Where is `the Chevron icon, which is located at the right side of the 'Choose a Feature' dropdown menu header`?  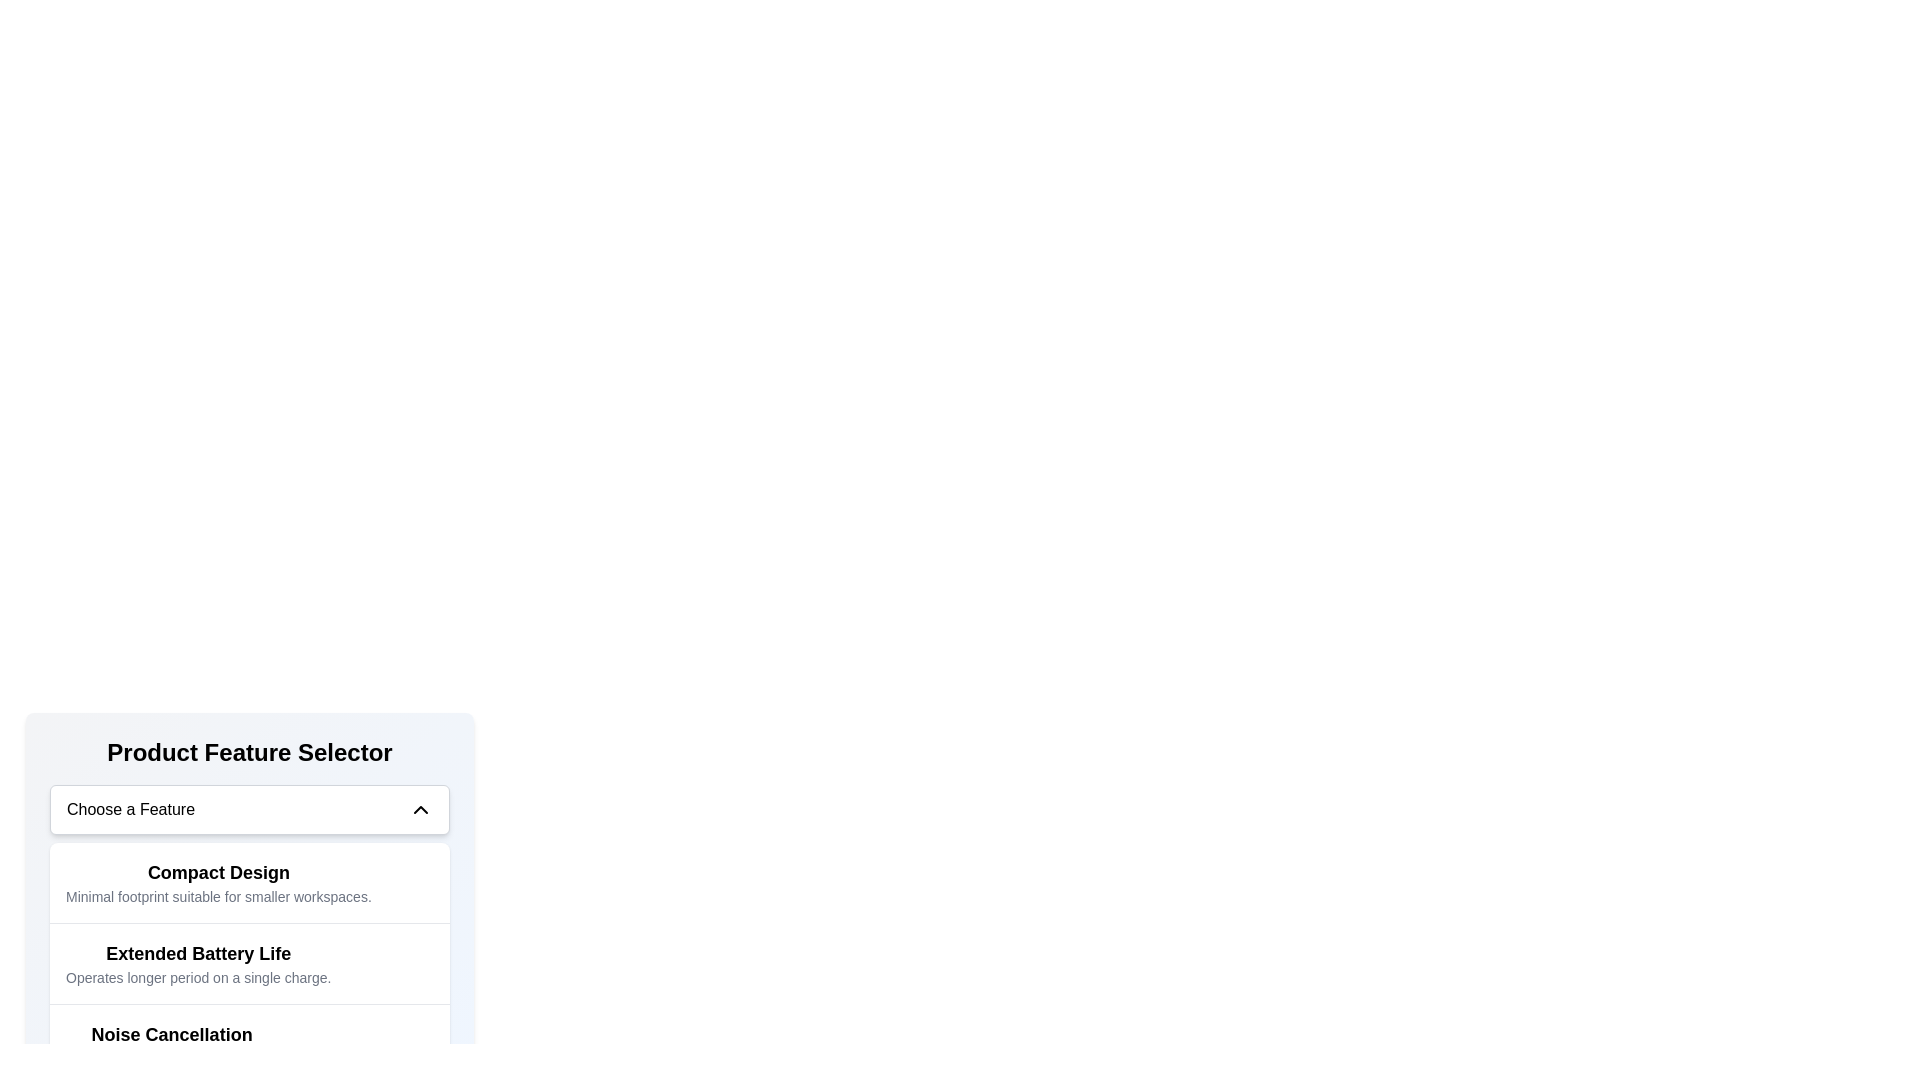 the Chevron icon, which is located at the right side of the 'Choose a Feature' dropdown menu header is located at coordinates (420, 810).